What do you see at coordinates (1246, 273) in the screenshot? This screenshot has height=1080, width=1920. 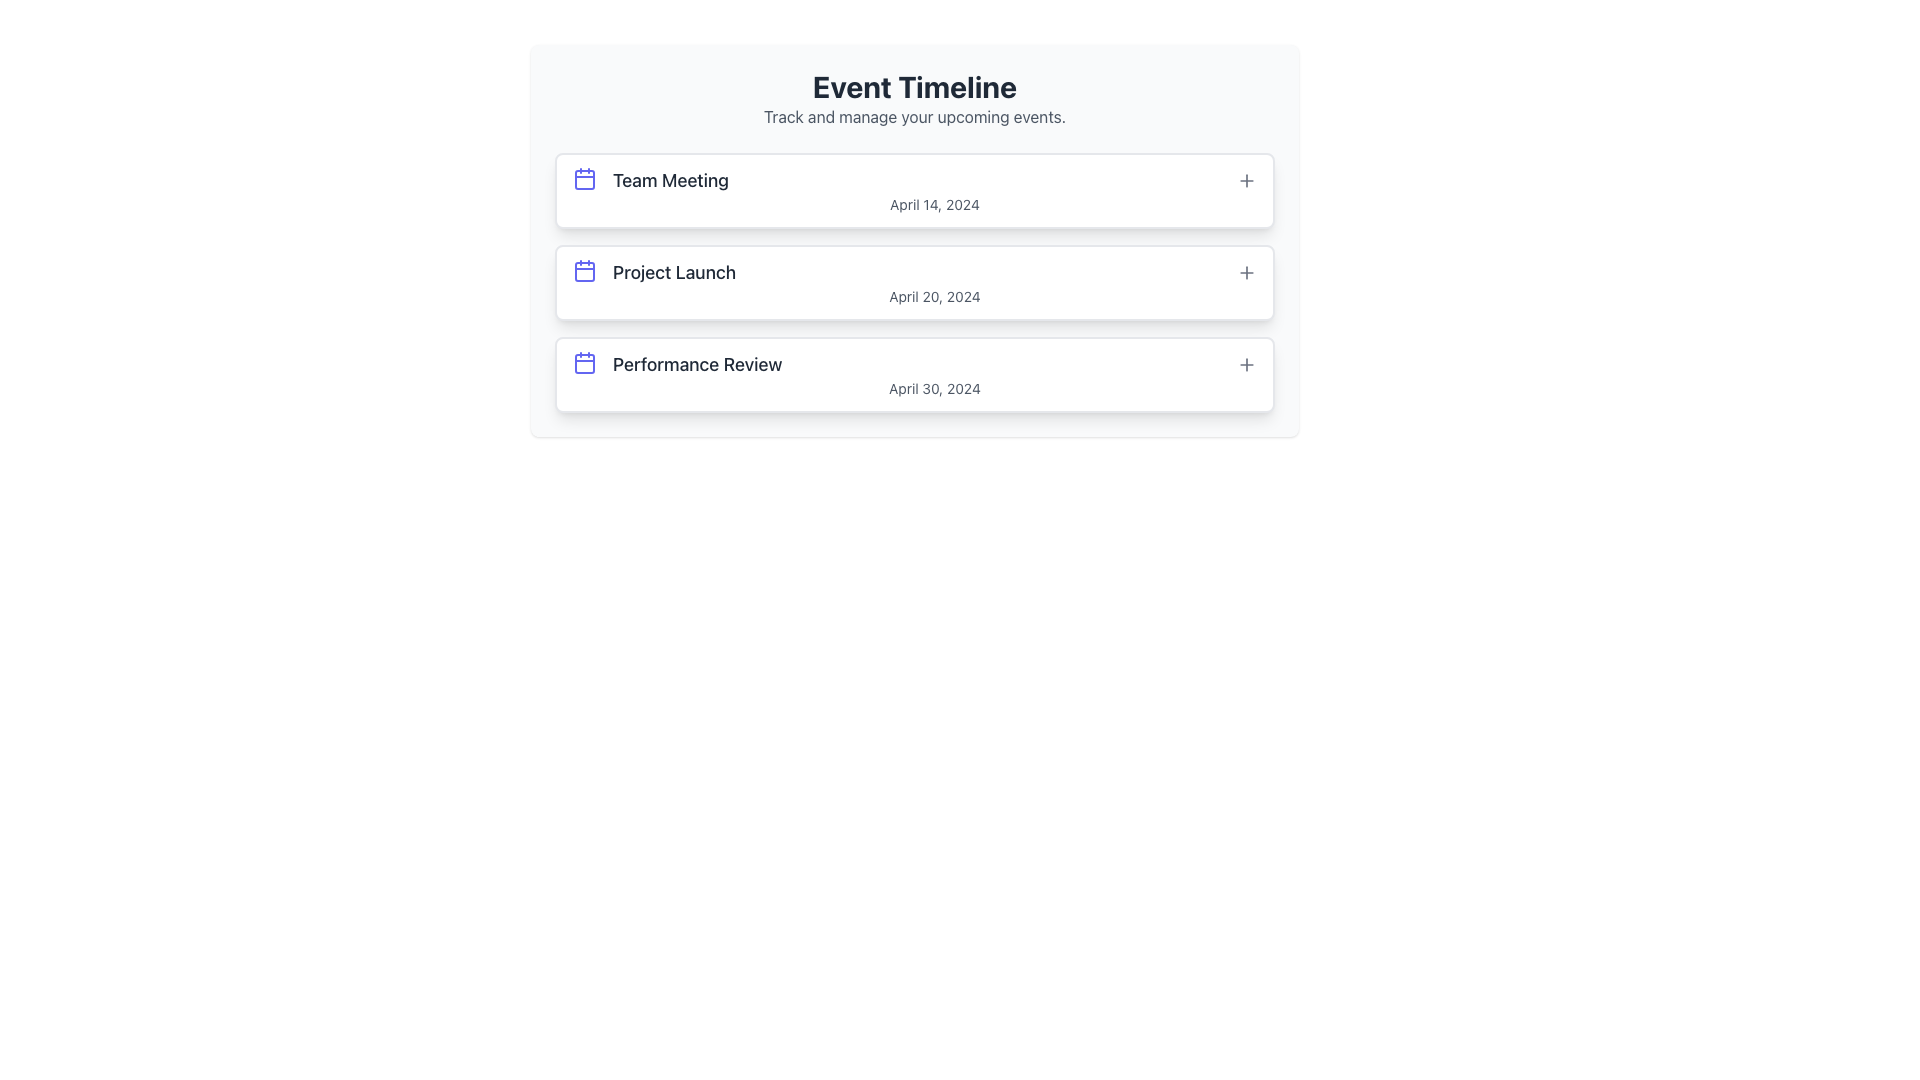 I see `the icon button located to the right of the 'Project Launch' text element, which serves` at bounding box center [1246, 273].